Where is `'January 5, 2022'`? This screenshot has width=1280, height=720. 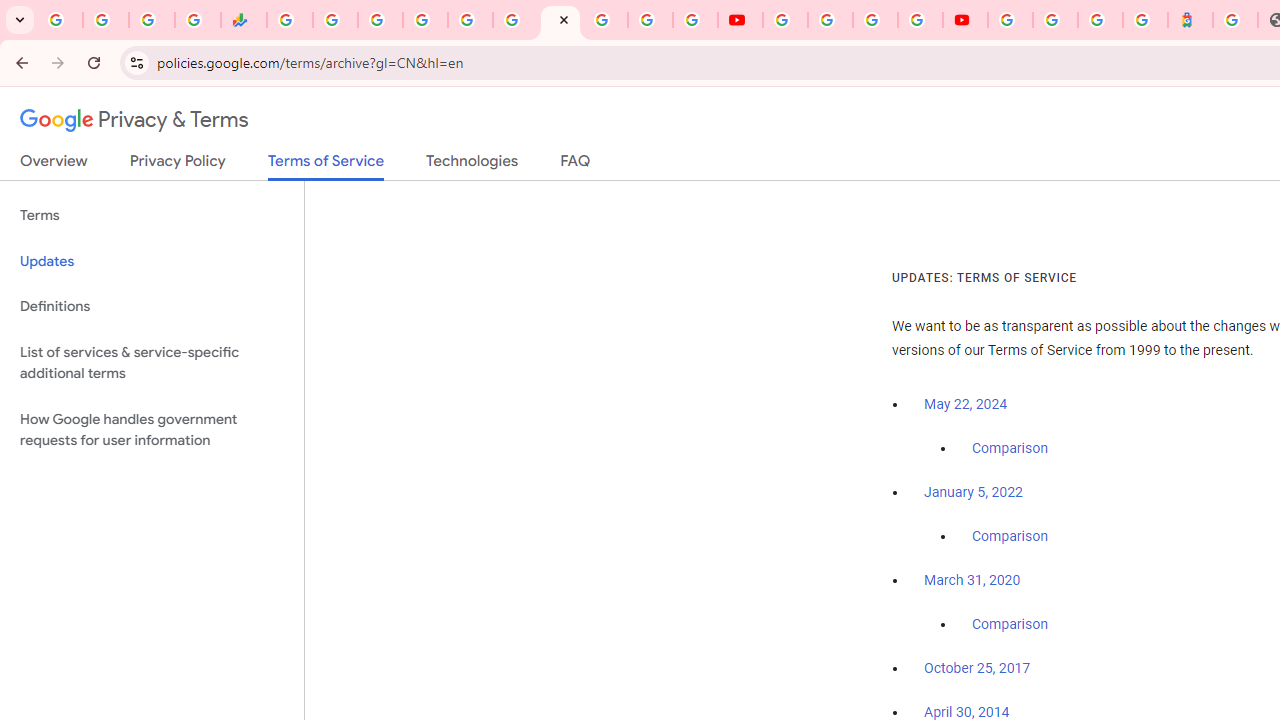 'January 5, 2022' is located at coordinates (973, 492).